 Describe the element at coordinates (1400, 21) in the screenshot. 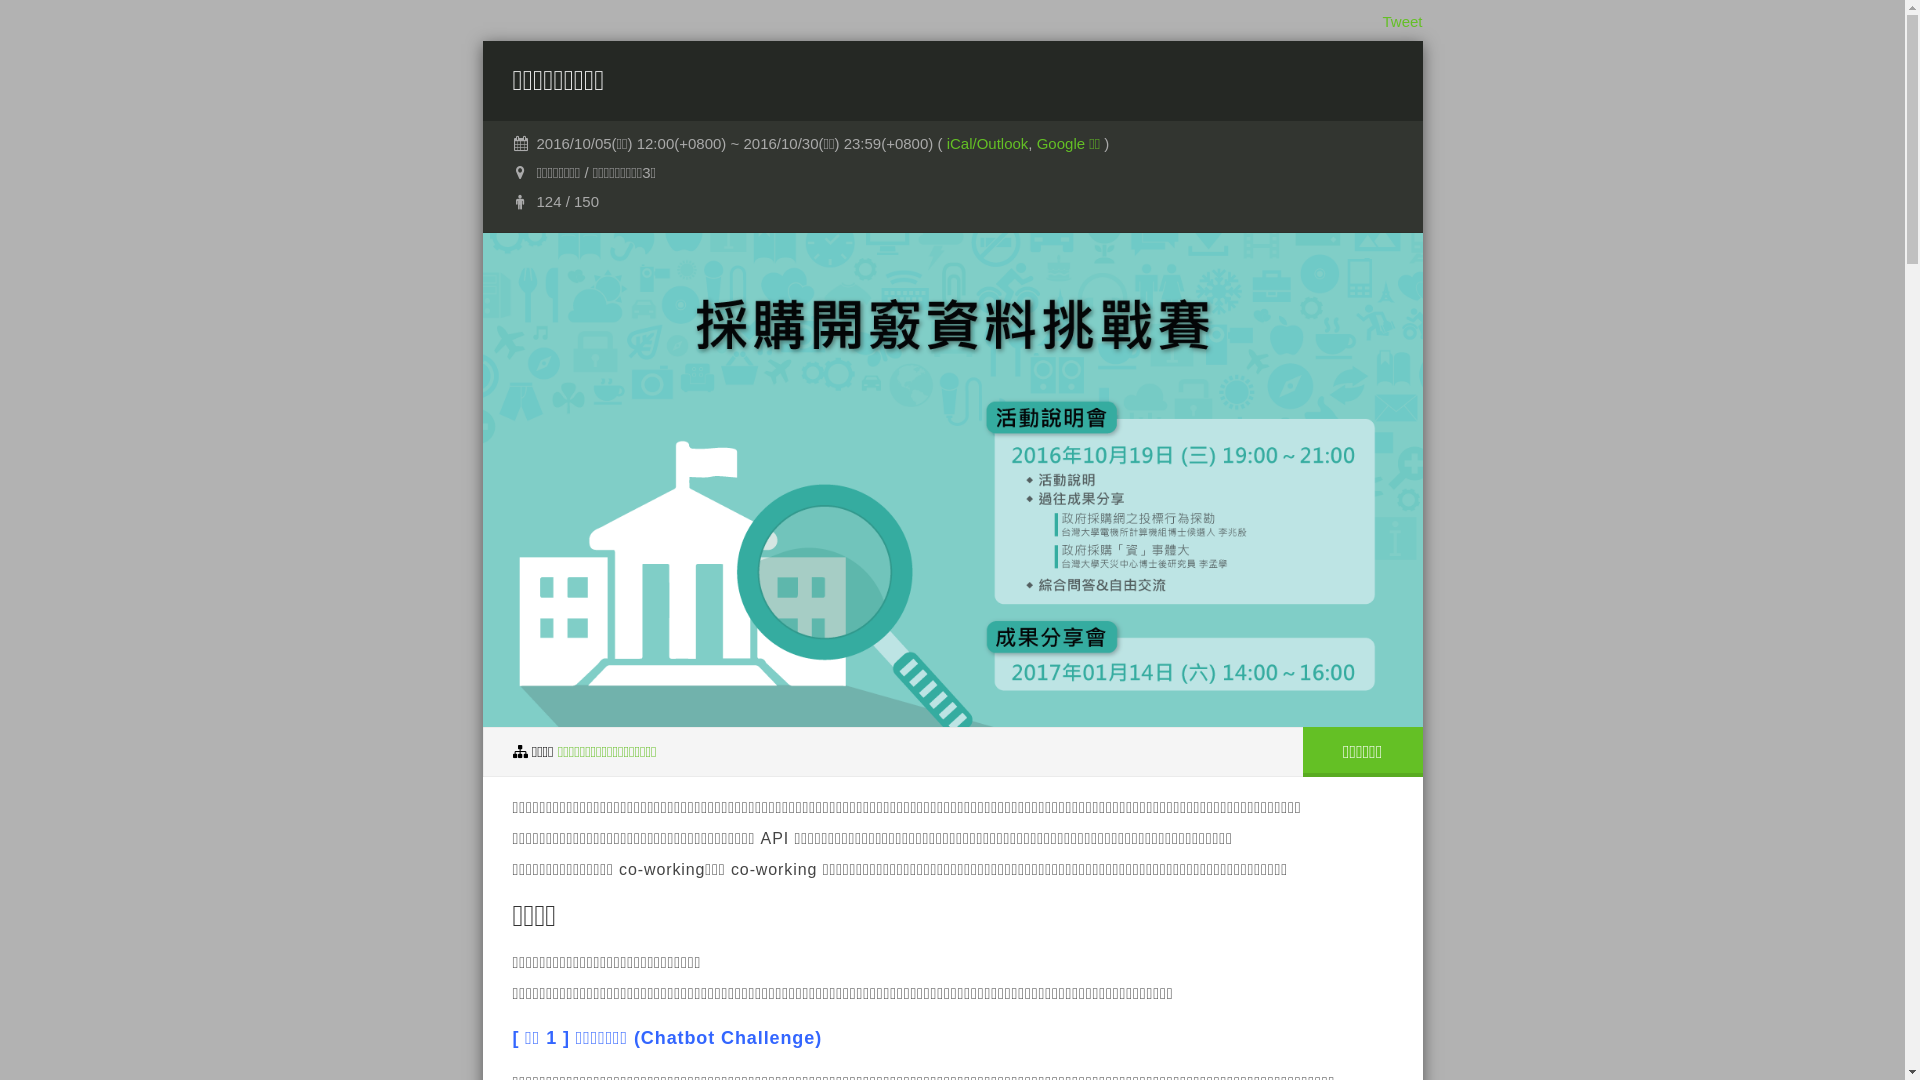

I see `'Tweet'` at that location.